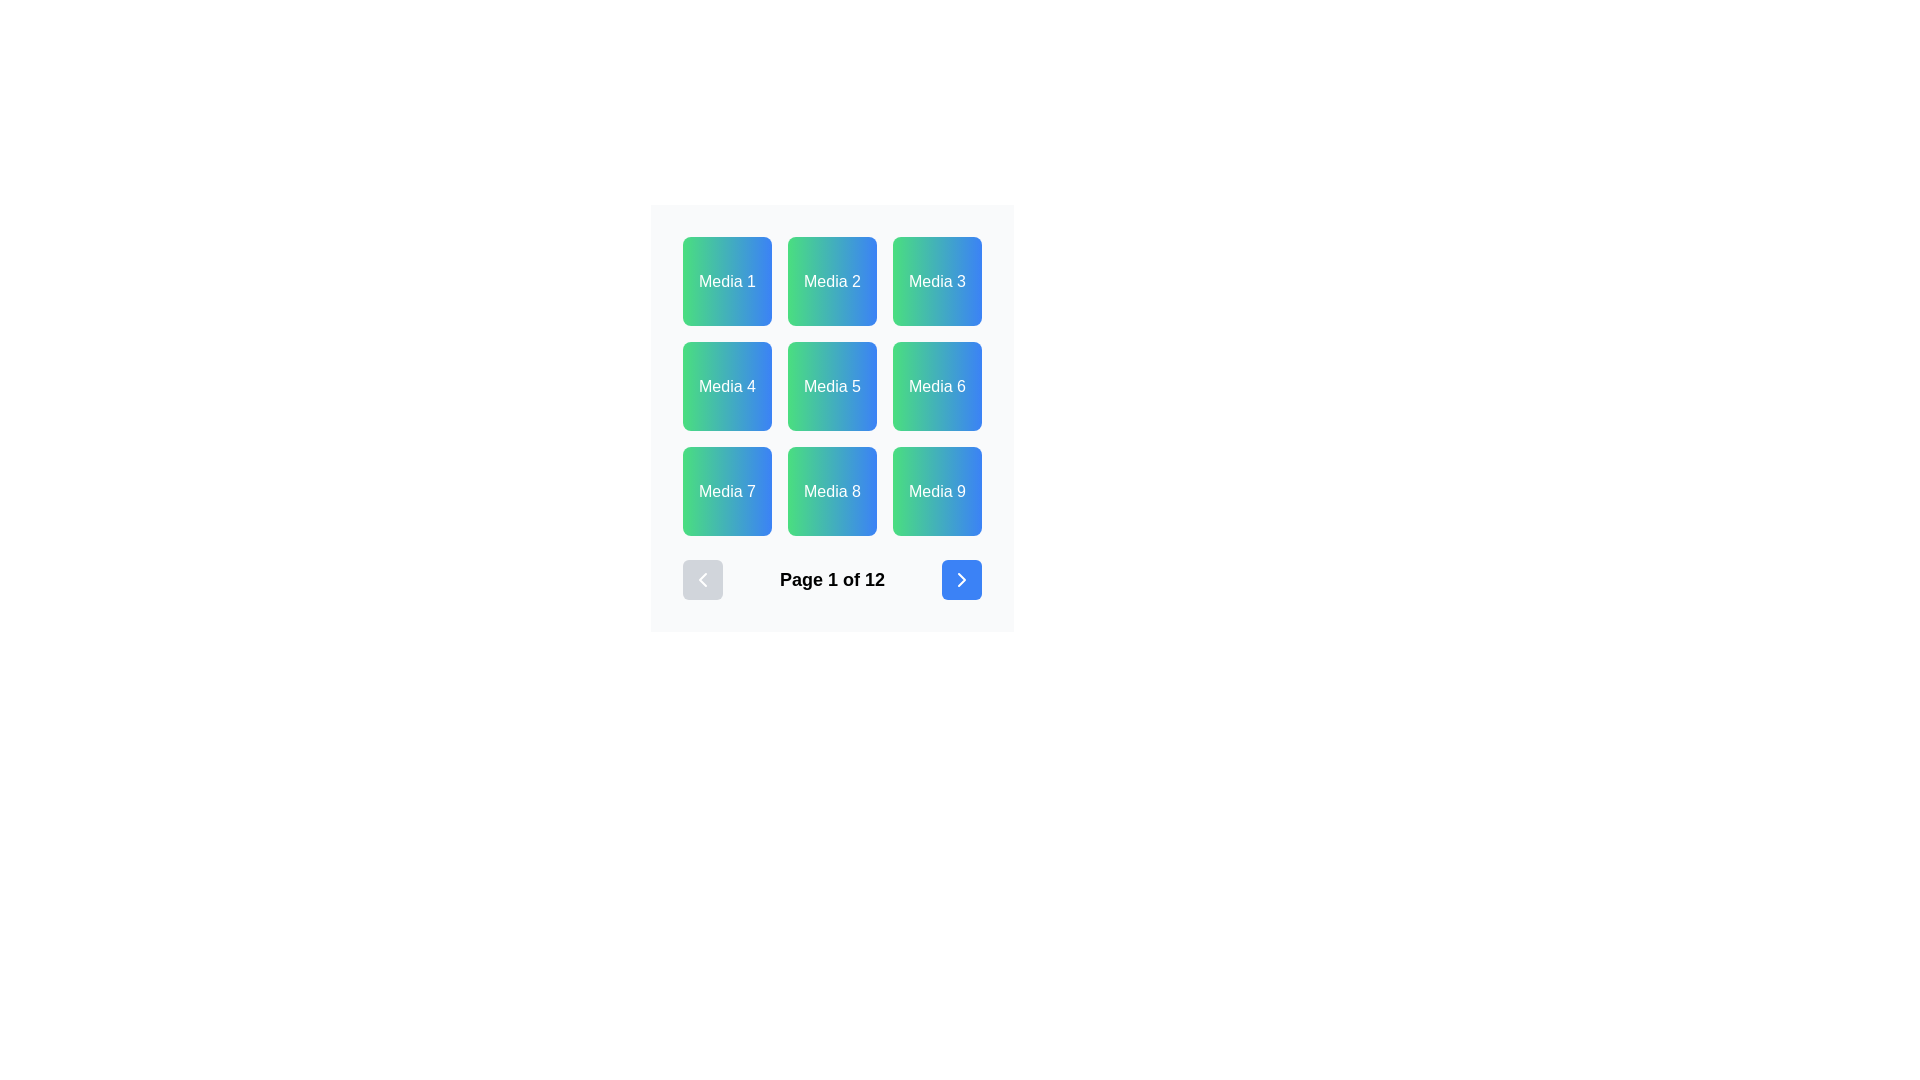  Describe the element at coordinates (832, 579) in the screenshot. I see `the label displaying 'Page 1 of 12', which is located in the center-bottom part of the interface, part of a navigation bar below a grid of media items` at that location.